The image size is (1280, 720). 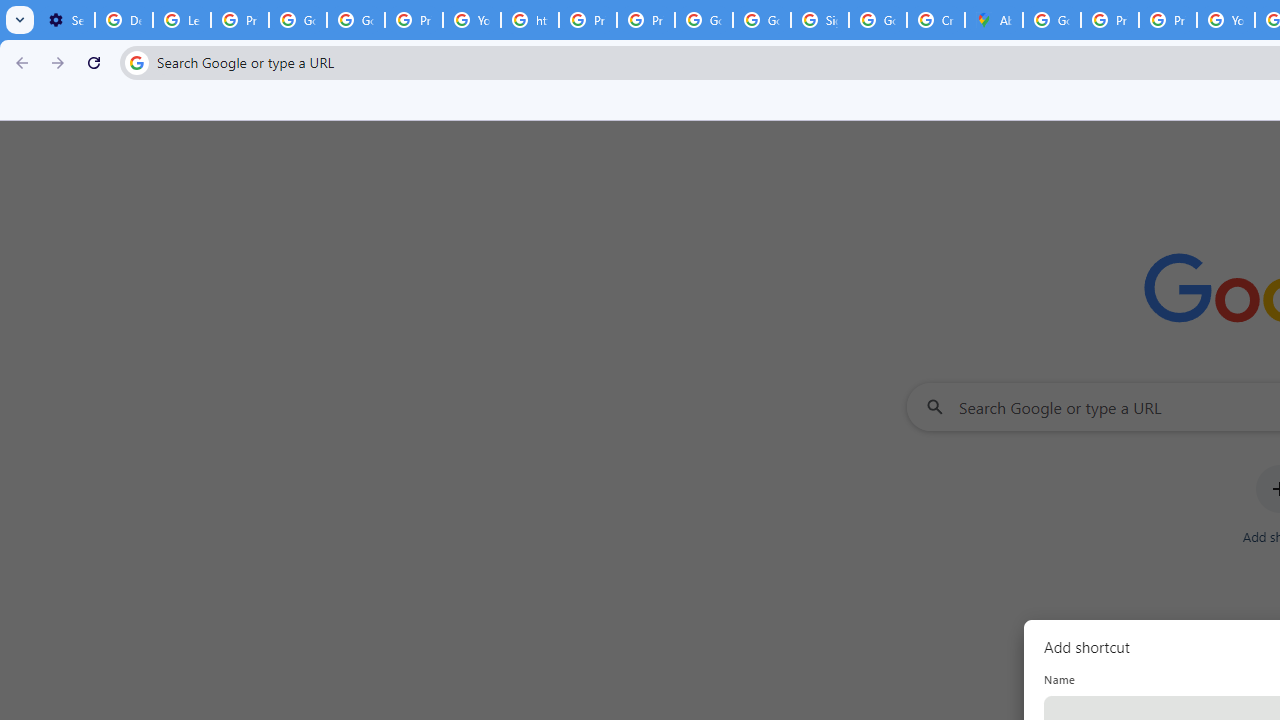 What do you see at coordinates (296, 20) in the screenshot?
I see `'Google Account Help'` at bounding box center [296, 20].